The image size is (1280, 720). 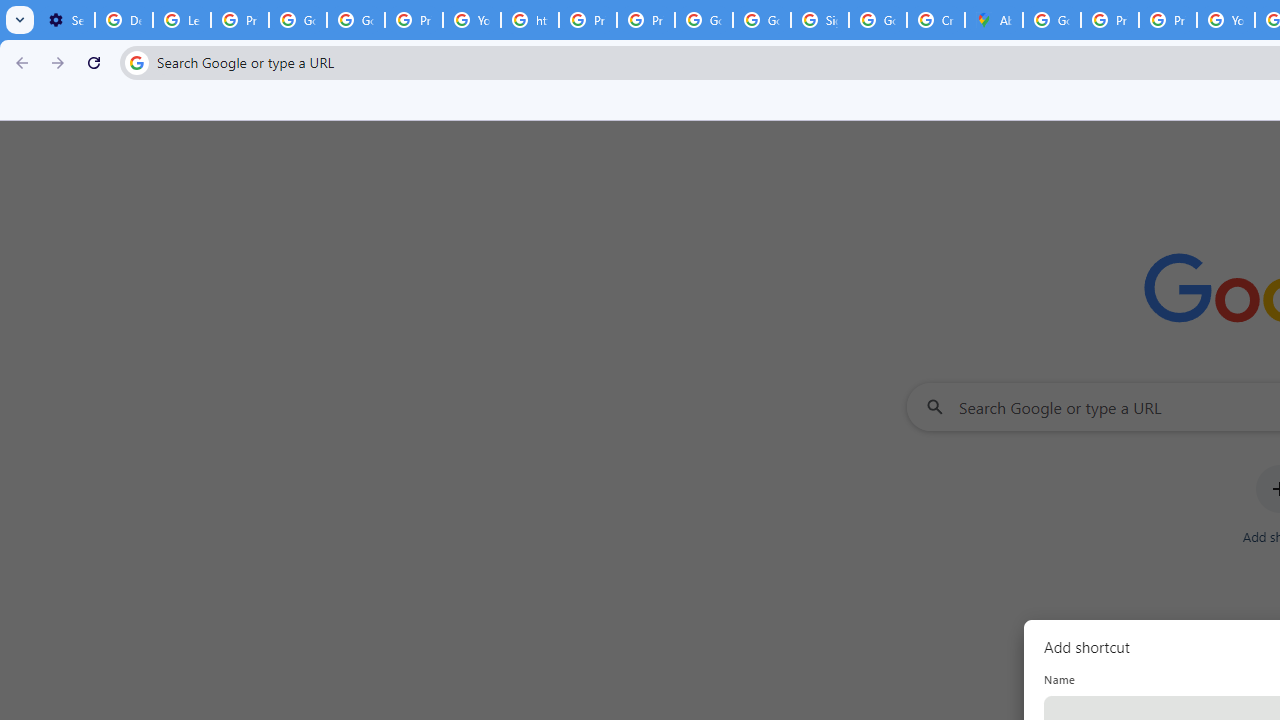 What do you see at coordinates (296, 20) in the screenshot?
I see `'Google Account Help'` at bounding box center [296, 20].